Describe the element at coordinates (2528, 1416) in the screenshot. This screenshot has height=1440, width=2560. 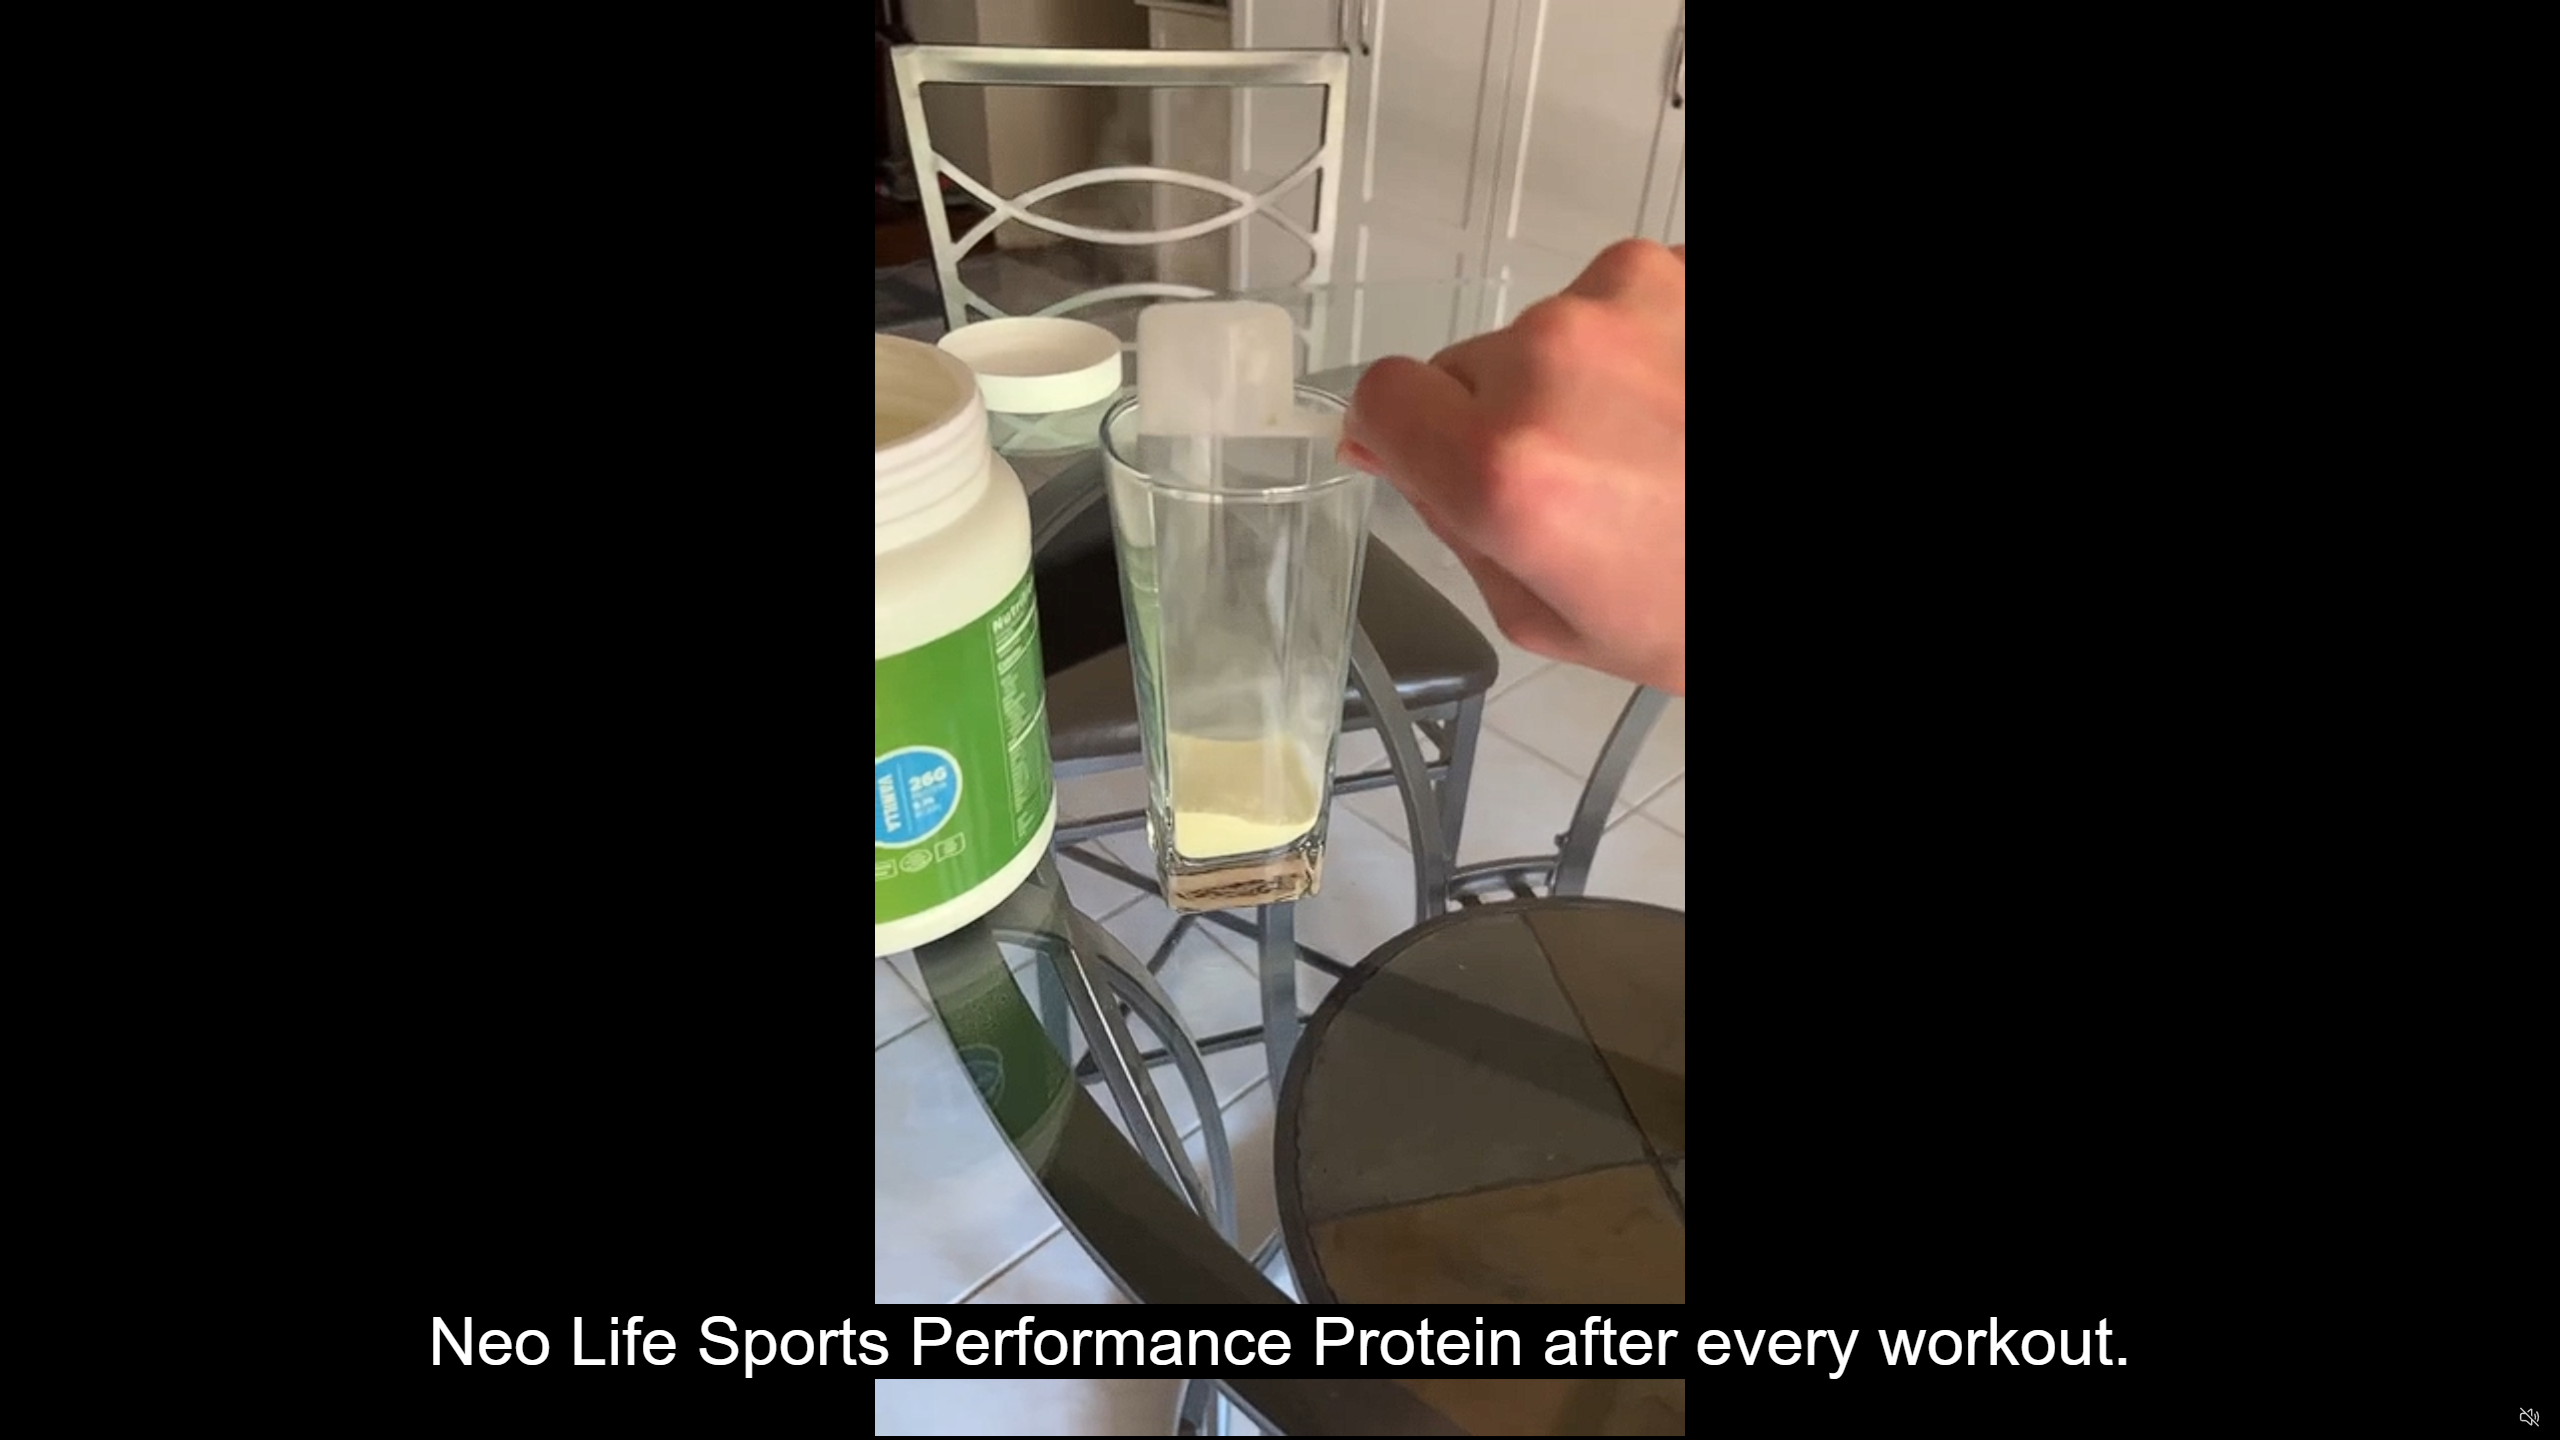
I see `'Unmute'` at that location.